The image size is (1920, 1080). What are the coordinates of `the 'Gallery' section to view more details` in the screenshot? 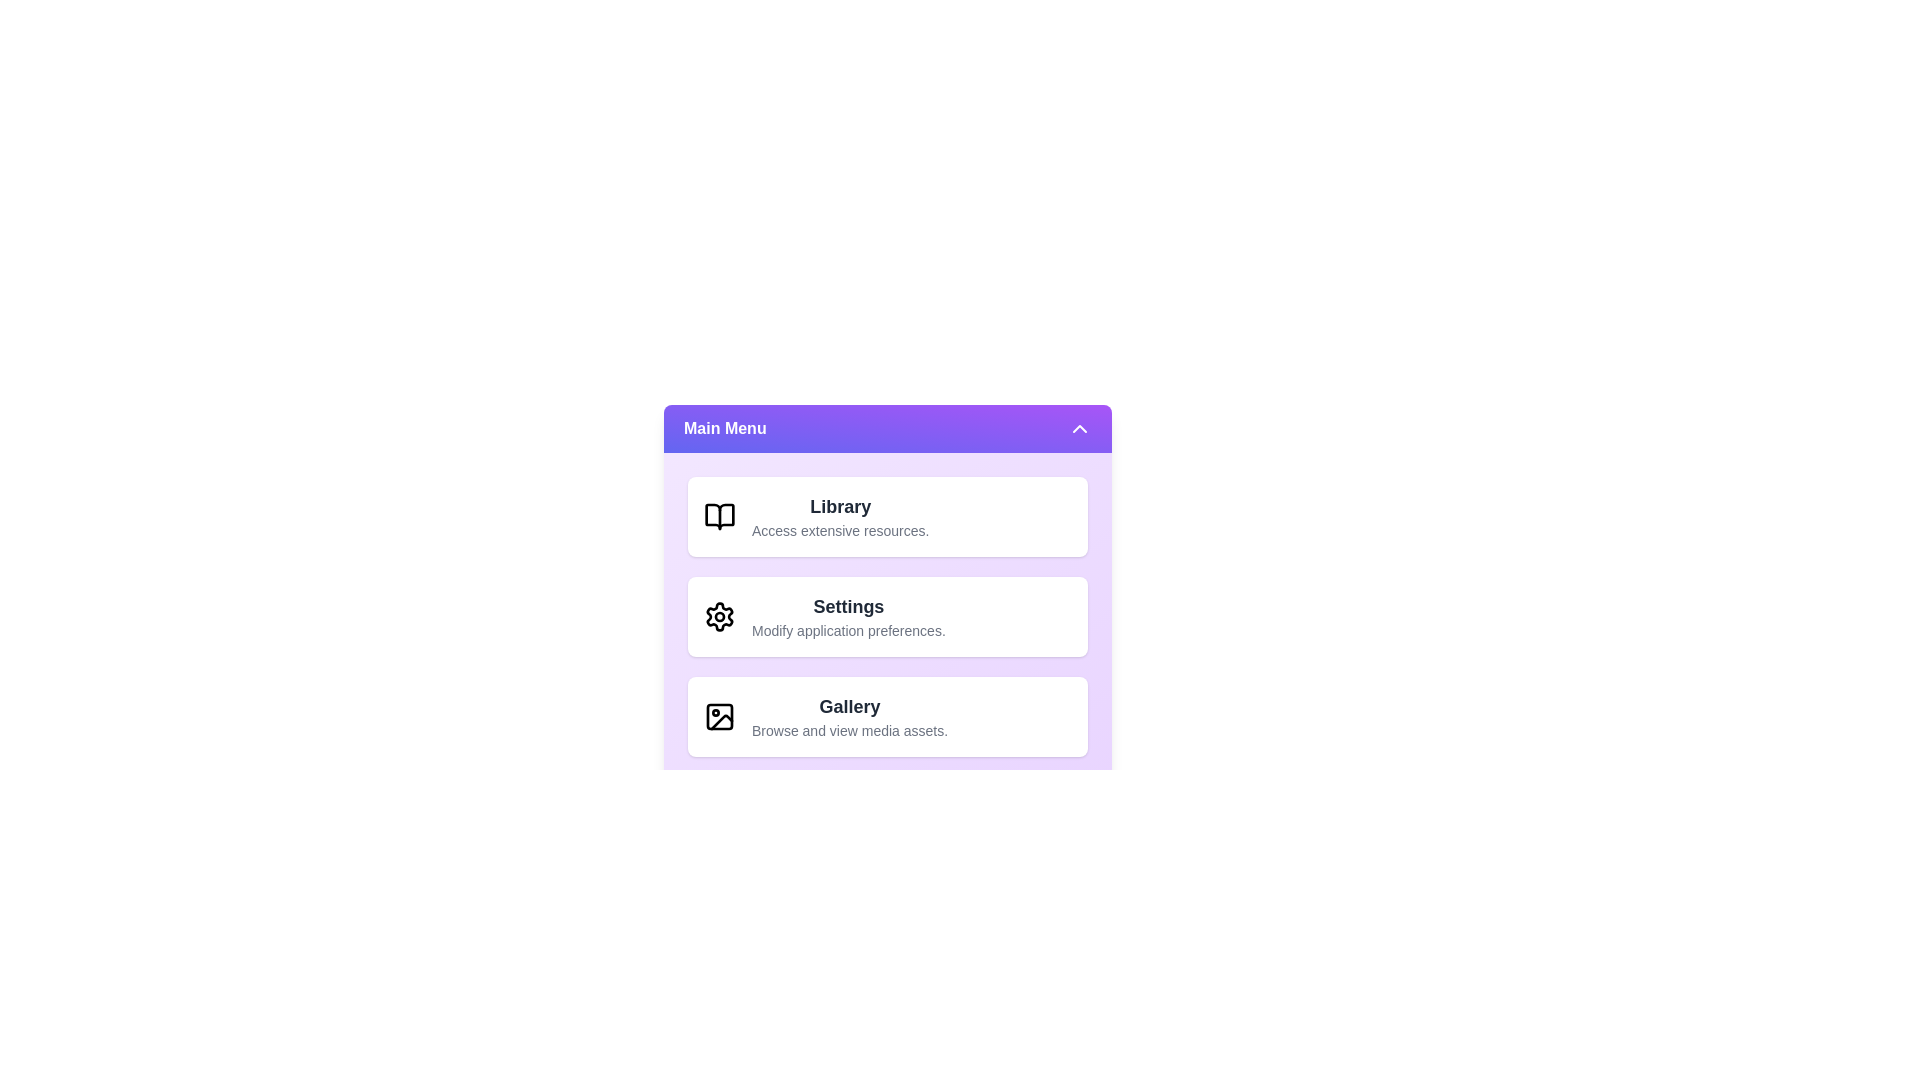 It's located at (849, 716).